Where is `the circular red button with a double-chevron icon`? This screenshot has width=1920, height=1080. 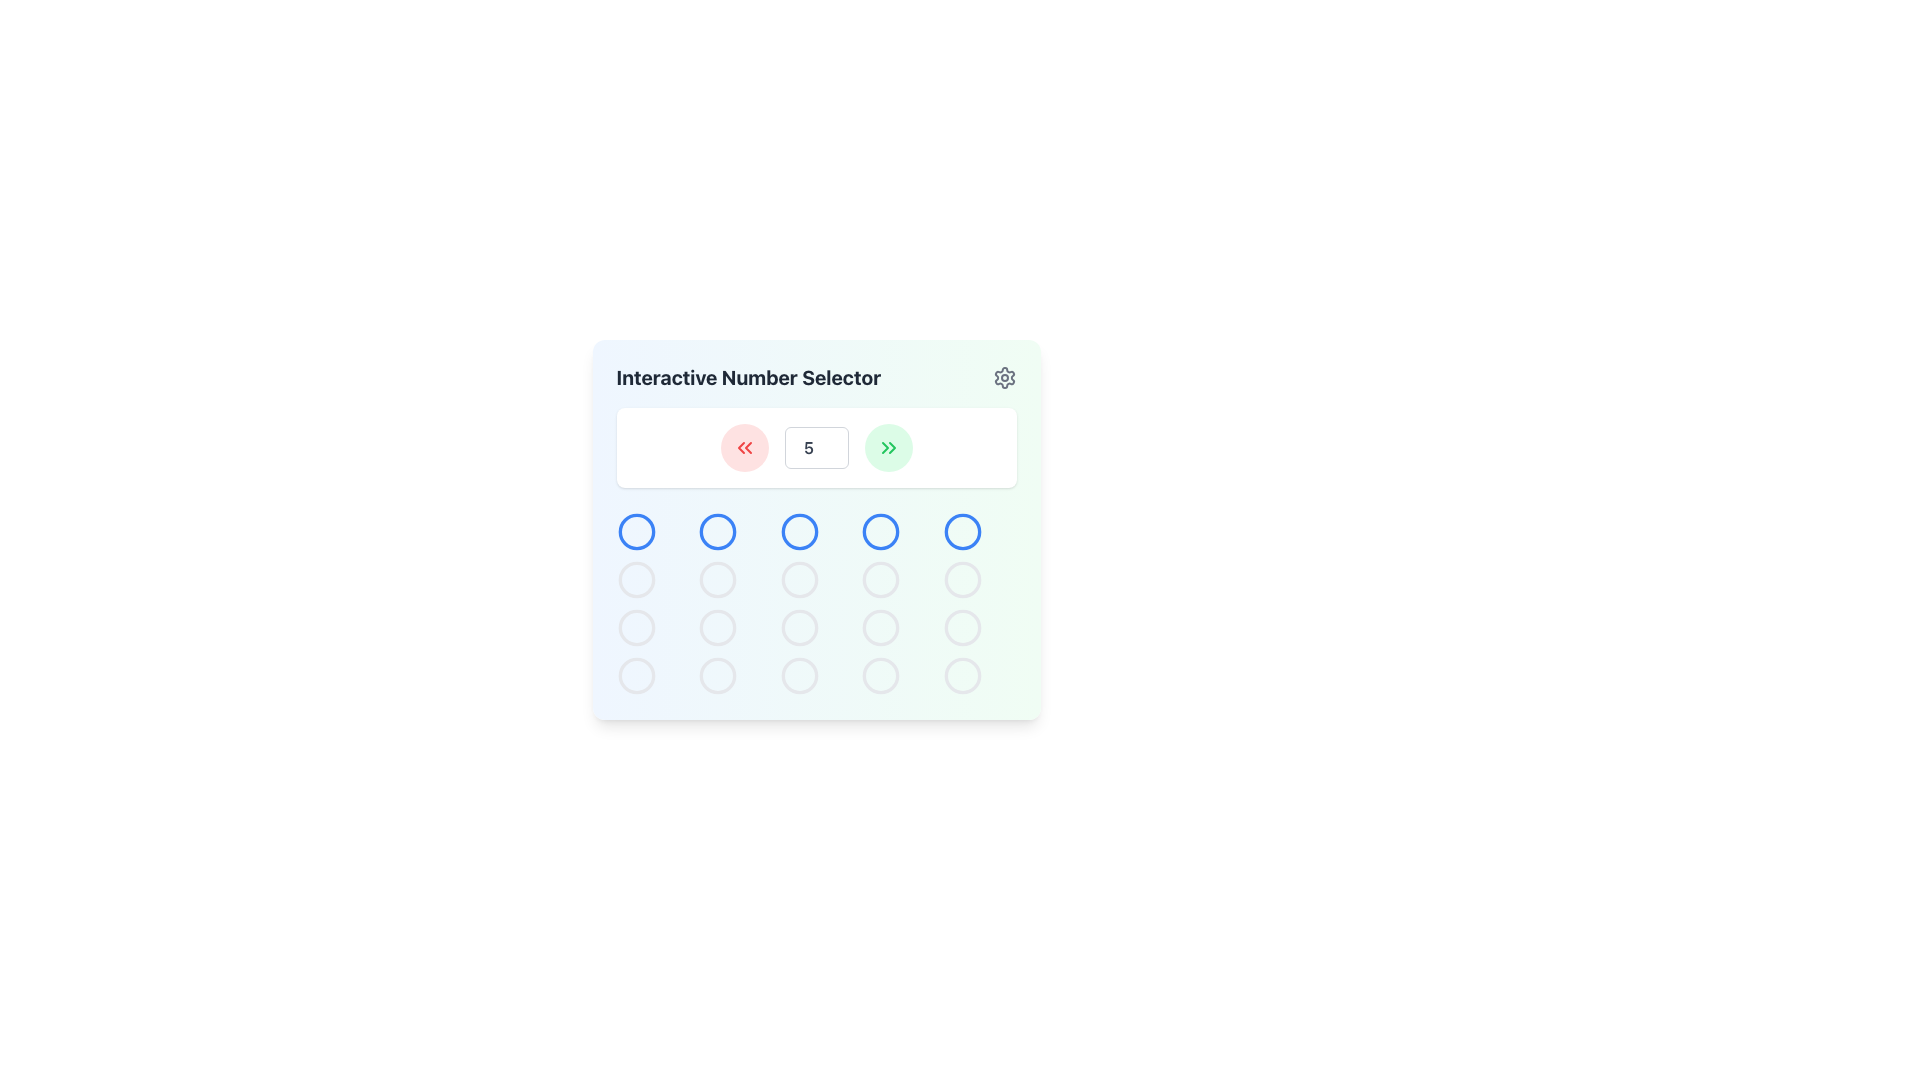 the circular red button with a double-chevron icon is located at coordinates (743, 446).